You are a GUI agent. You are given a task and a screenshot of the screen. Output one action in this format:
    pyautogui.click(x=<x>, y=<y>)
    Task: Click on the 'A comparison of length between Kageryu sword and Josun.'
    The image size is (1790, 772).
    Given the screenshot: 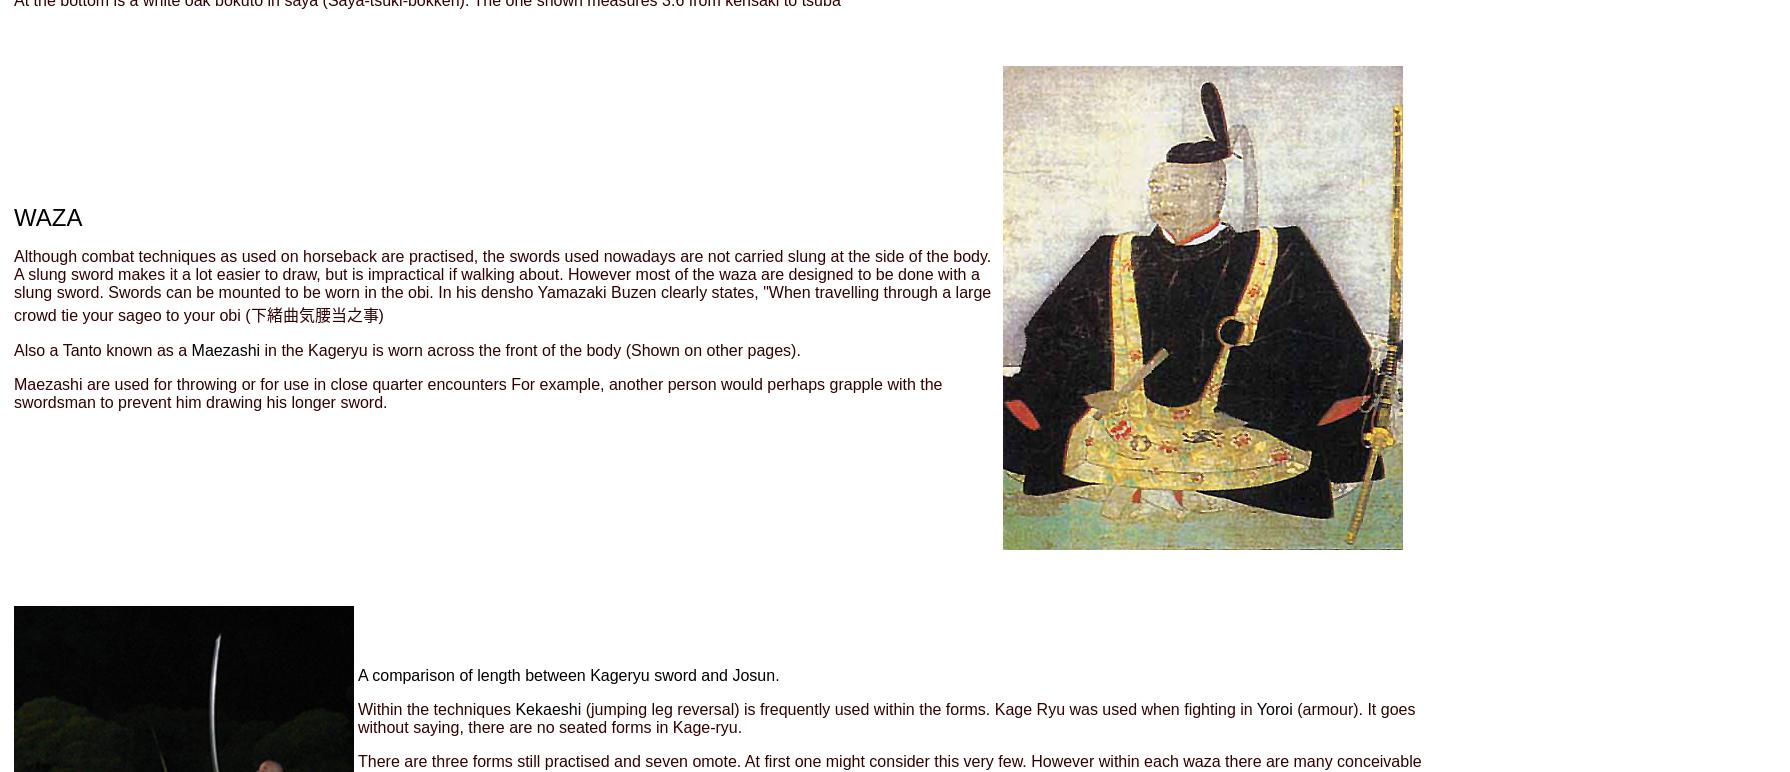 What is the action you would take?
    pyautogui.click(x=567, y=675)
    